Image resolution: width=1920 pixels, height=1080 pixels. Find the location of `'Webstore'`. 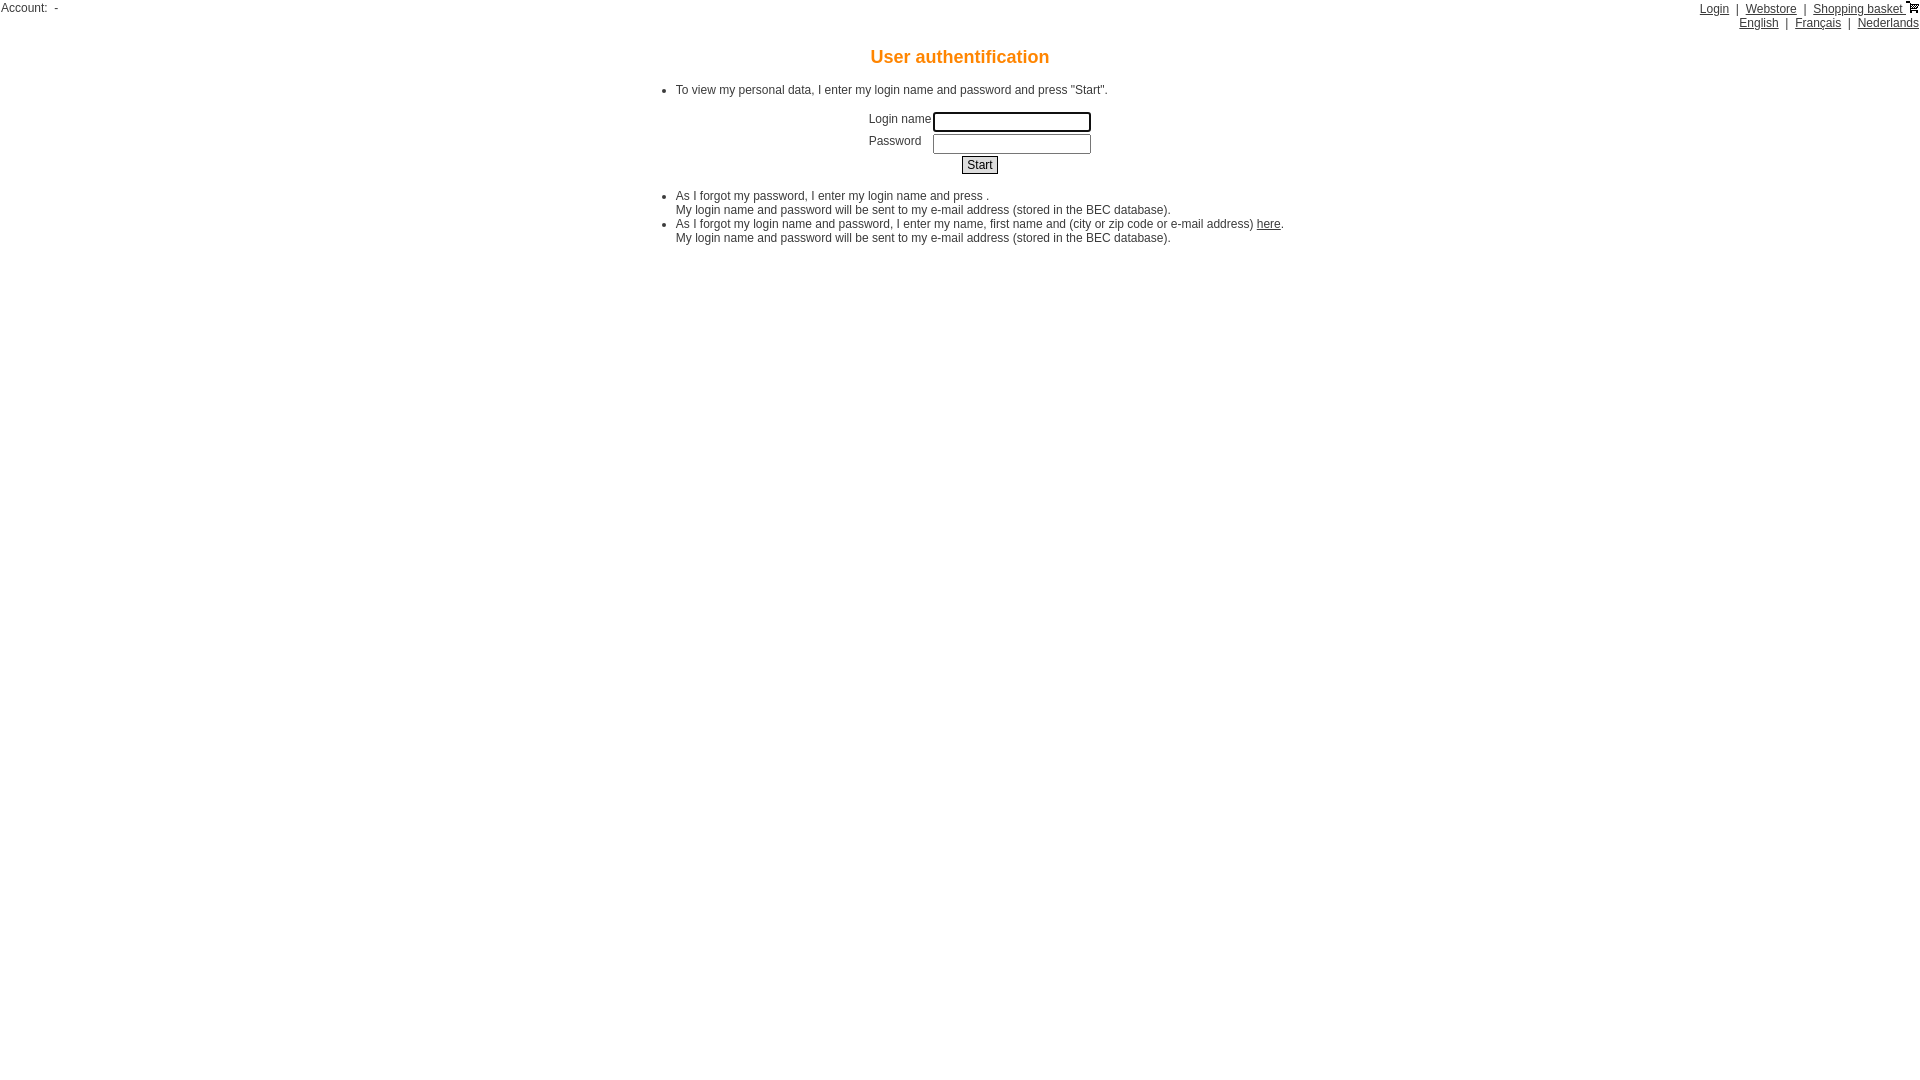

'Webstore' is located at coordinates (1771, 8).